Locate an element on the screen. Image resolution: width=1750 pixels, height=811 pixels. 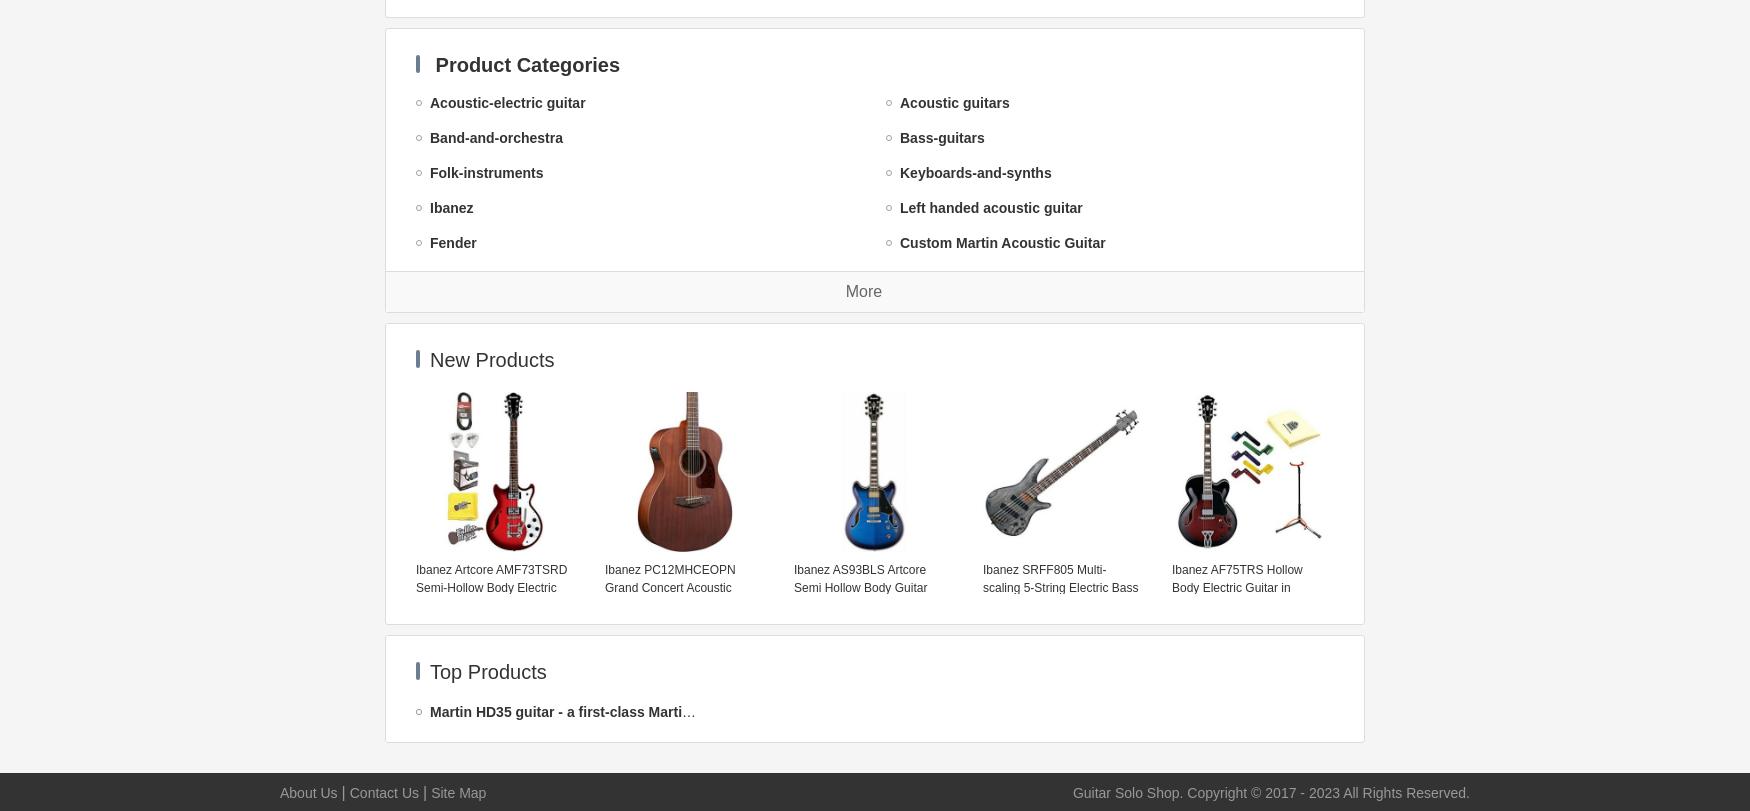
'Grestch Guitar' is located at coordinates (949, 556).